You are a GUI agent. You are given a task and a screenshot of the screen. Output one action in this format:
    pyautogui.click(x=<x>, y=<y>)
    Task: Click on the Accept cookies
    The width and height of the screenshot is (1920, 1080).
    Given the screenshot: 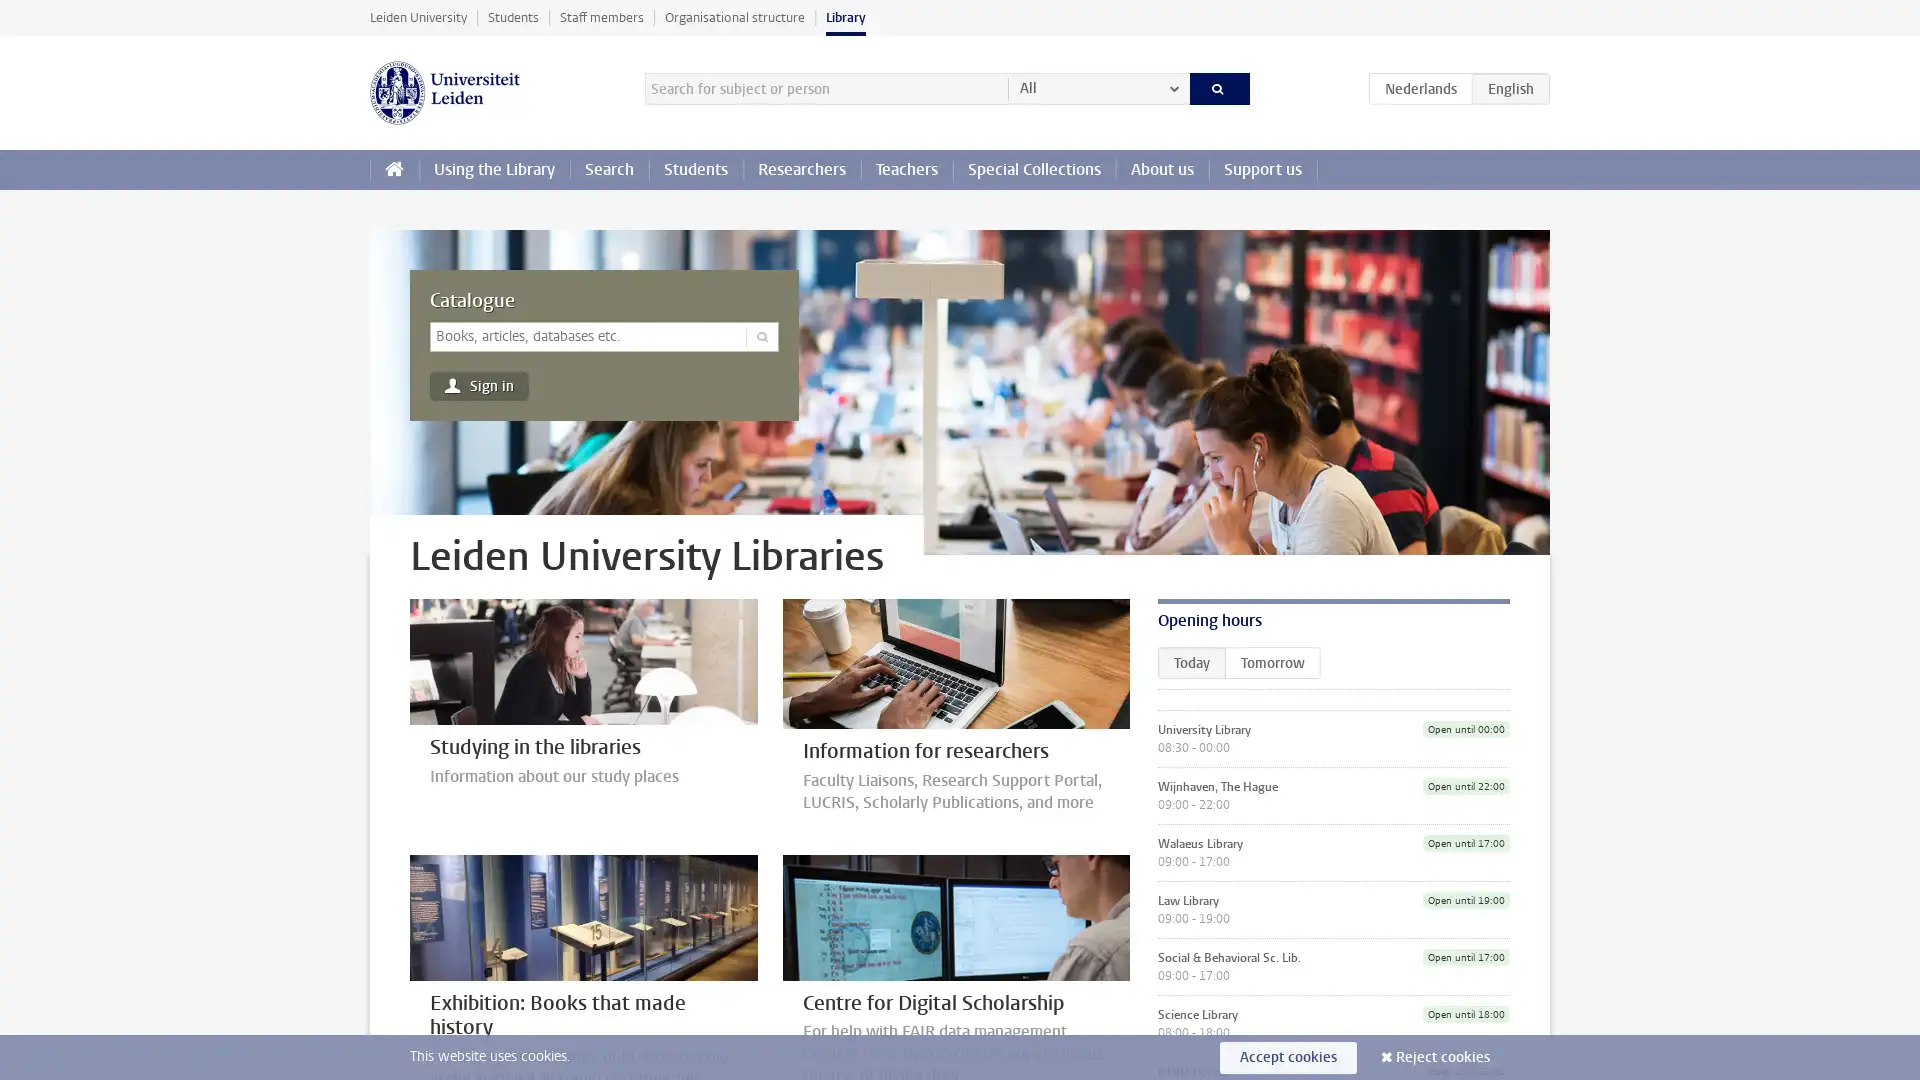 What is the action you would take?
    pyautogui.click(x=1288, y=1056)
    